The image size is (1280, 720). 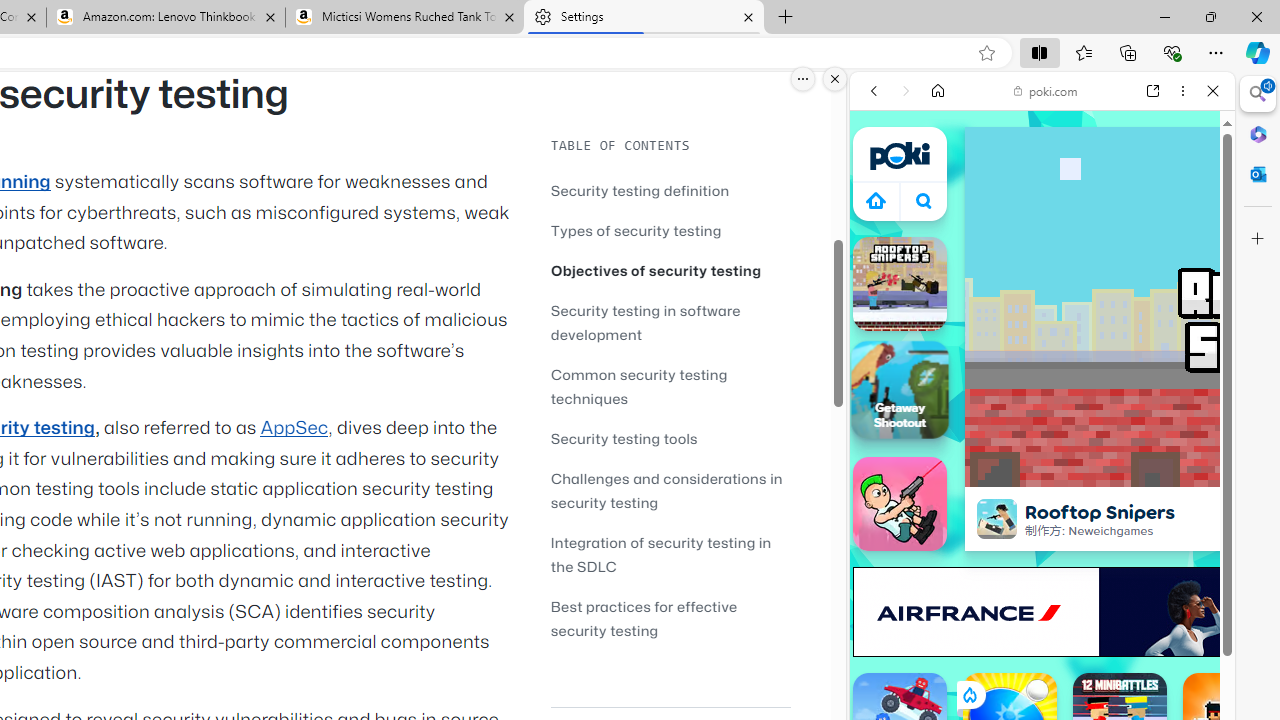 What do you see at coordinates (670, 490) in the screenshot?
I see `'Challenges and considerations in security testing'` at bounding box center [670, 490].